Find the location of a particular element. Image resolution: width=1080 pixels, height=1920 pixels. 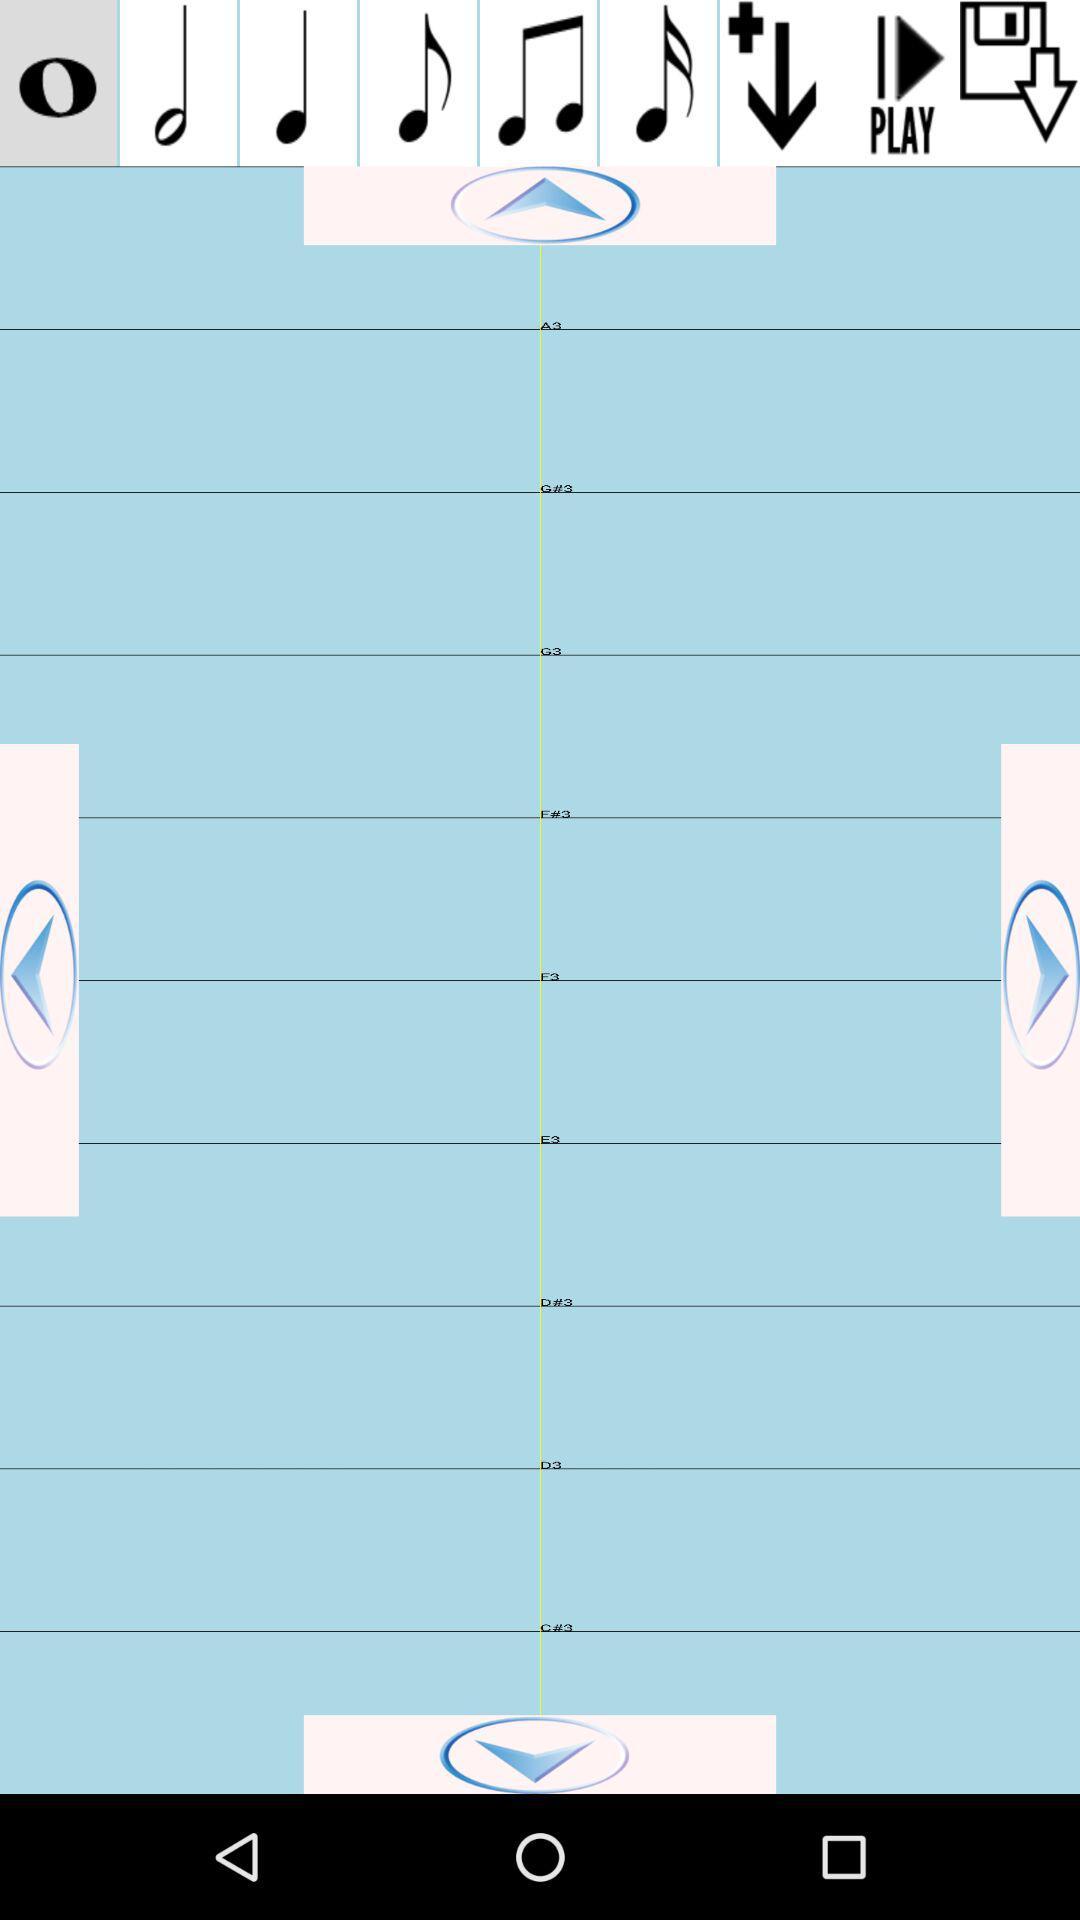

music notes is located at coordinates (658, 82).